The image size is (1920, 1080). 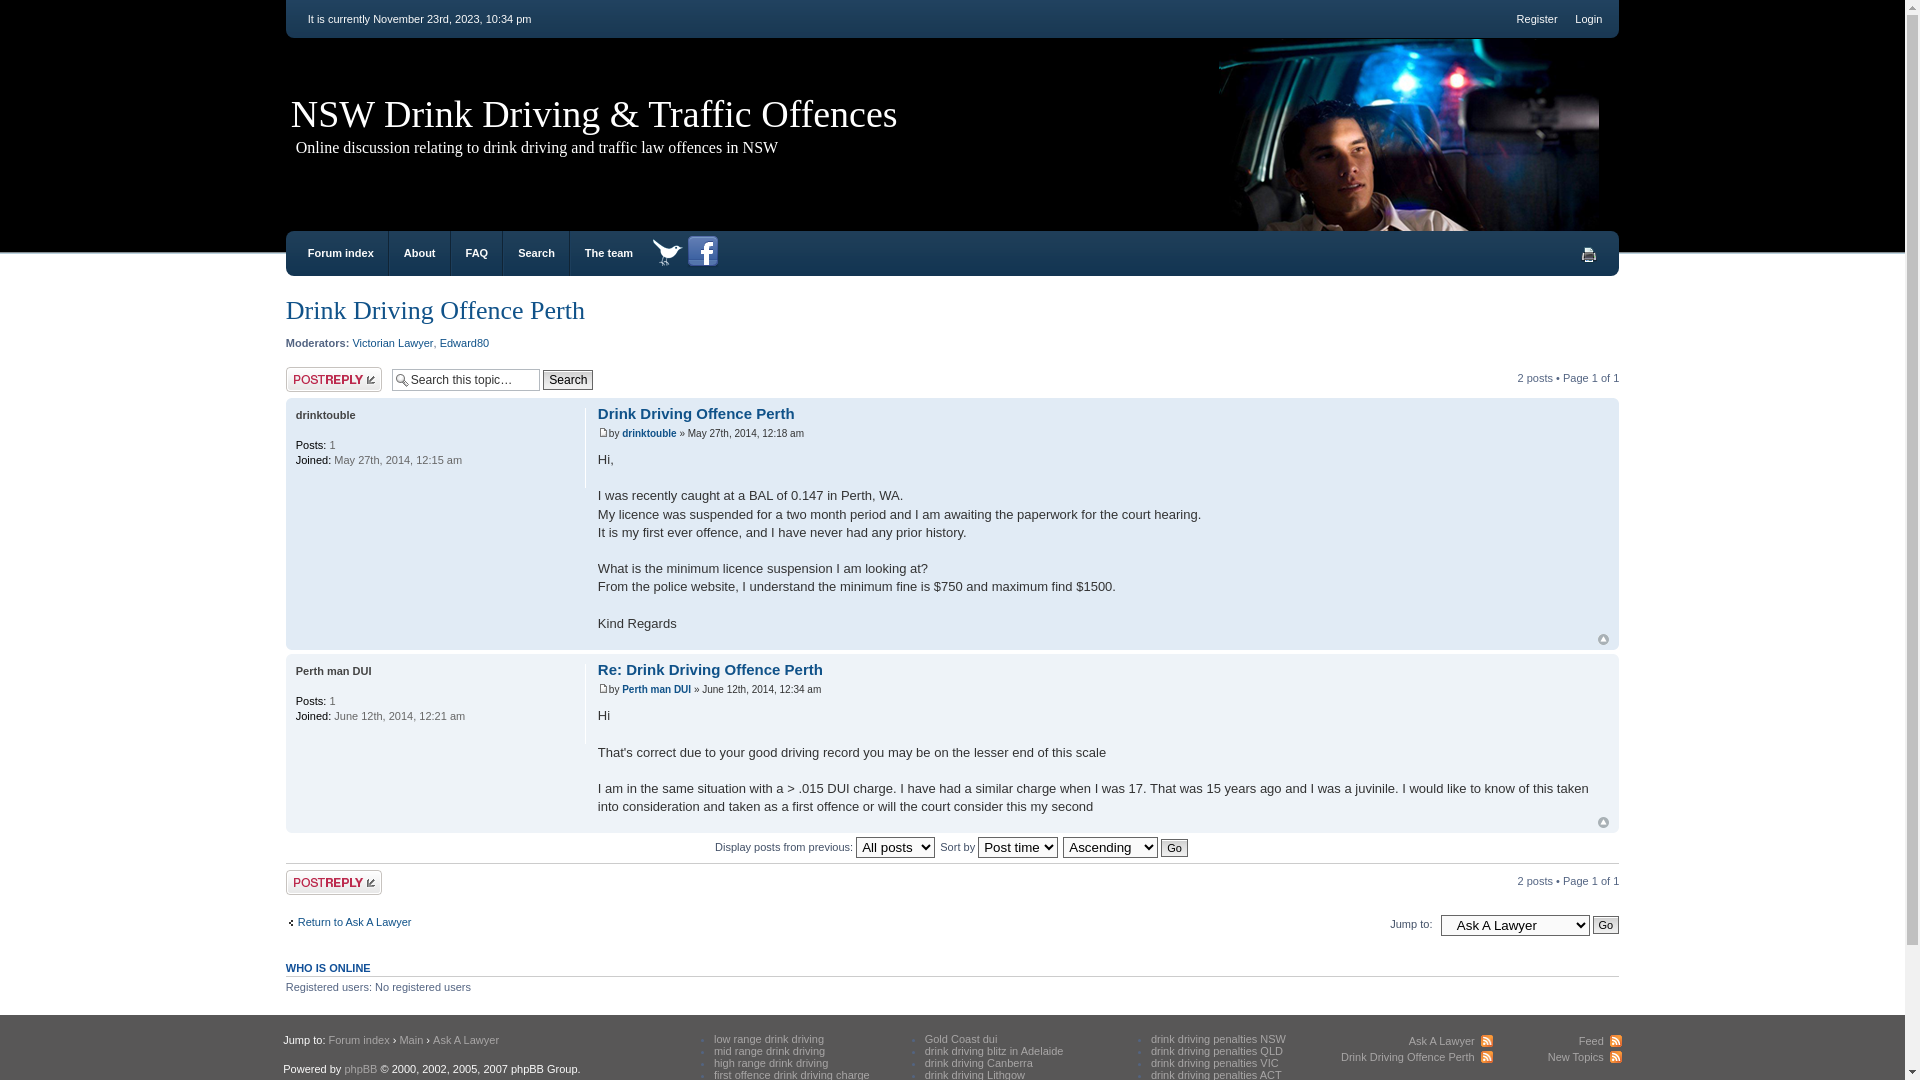 What do you see at coordinates (1217, 1037) in the screenshot?
I see `'drink driving penalties NSW'` at bounding box center [1217, 1037].